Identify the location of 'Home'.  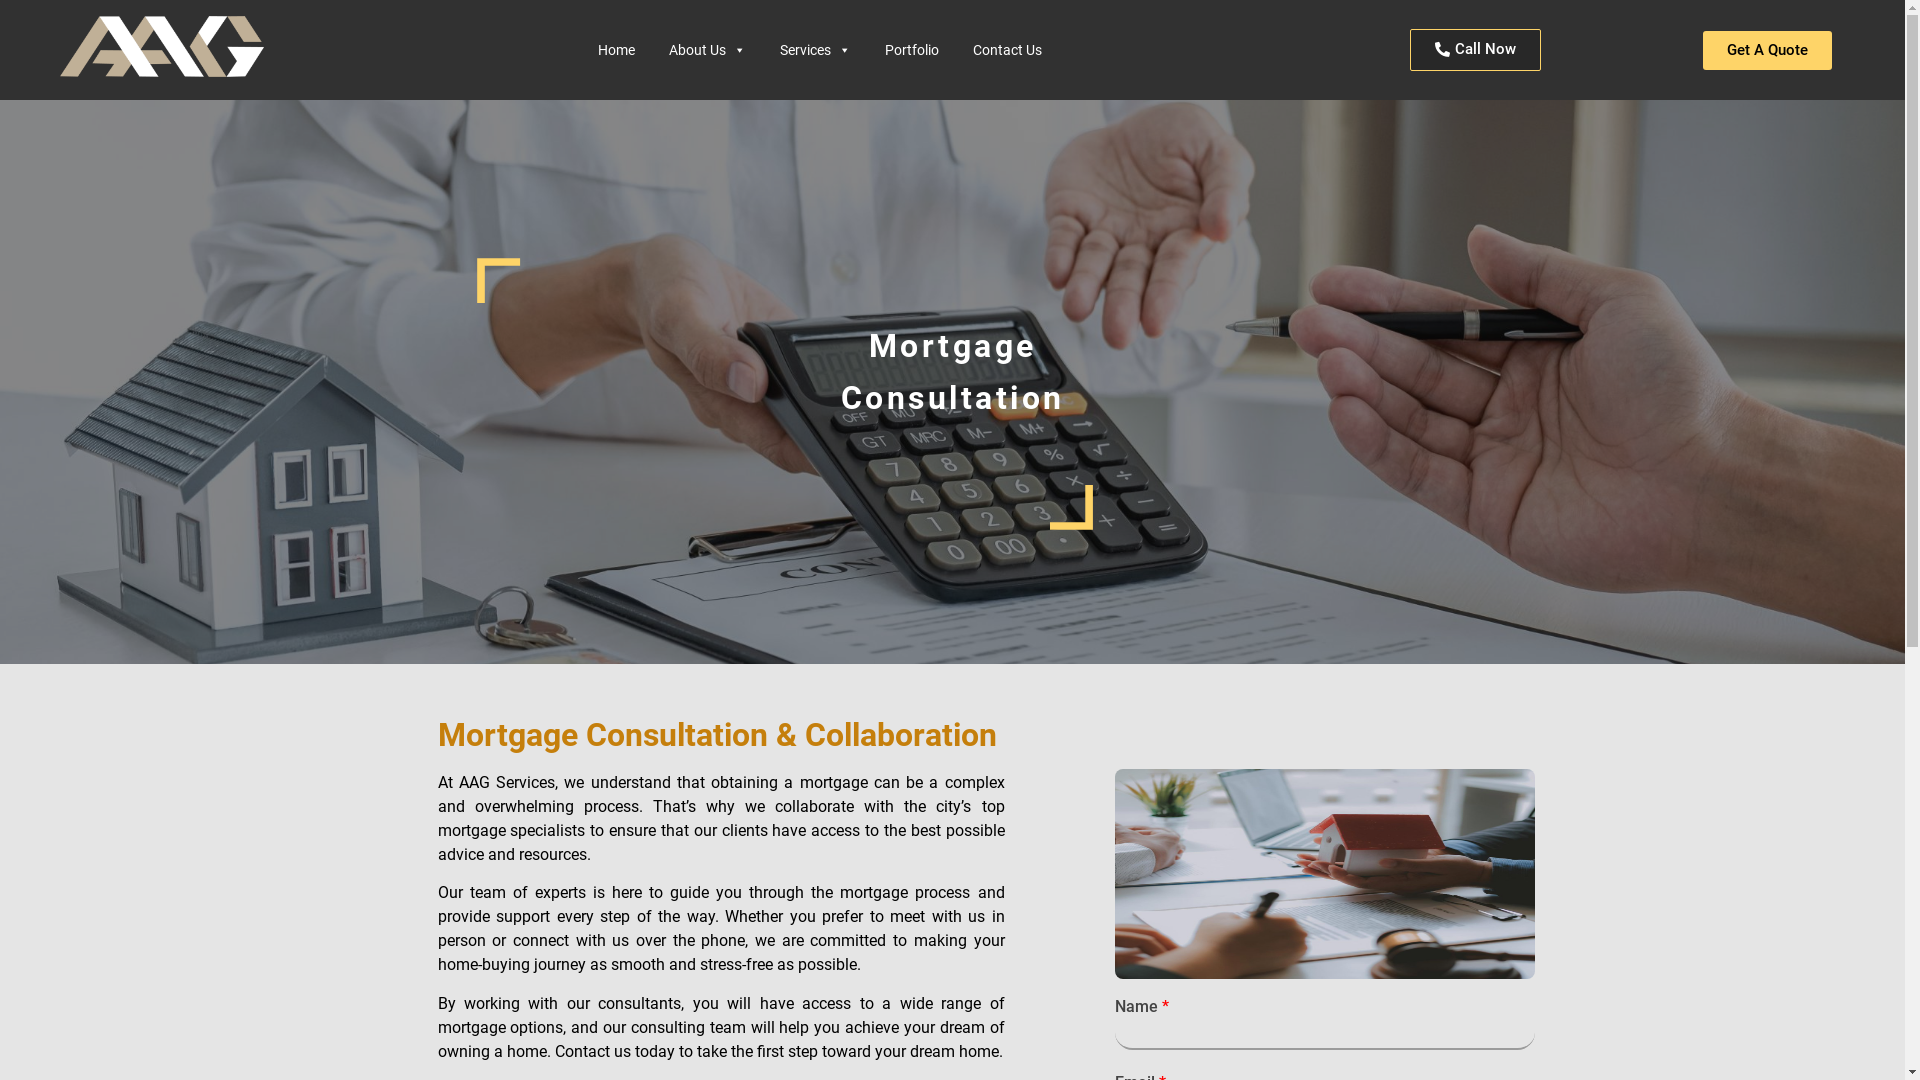
(615, 49).